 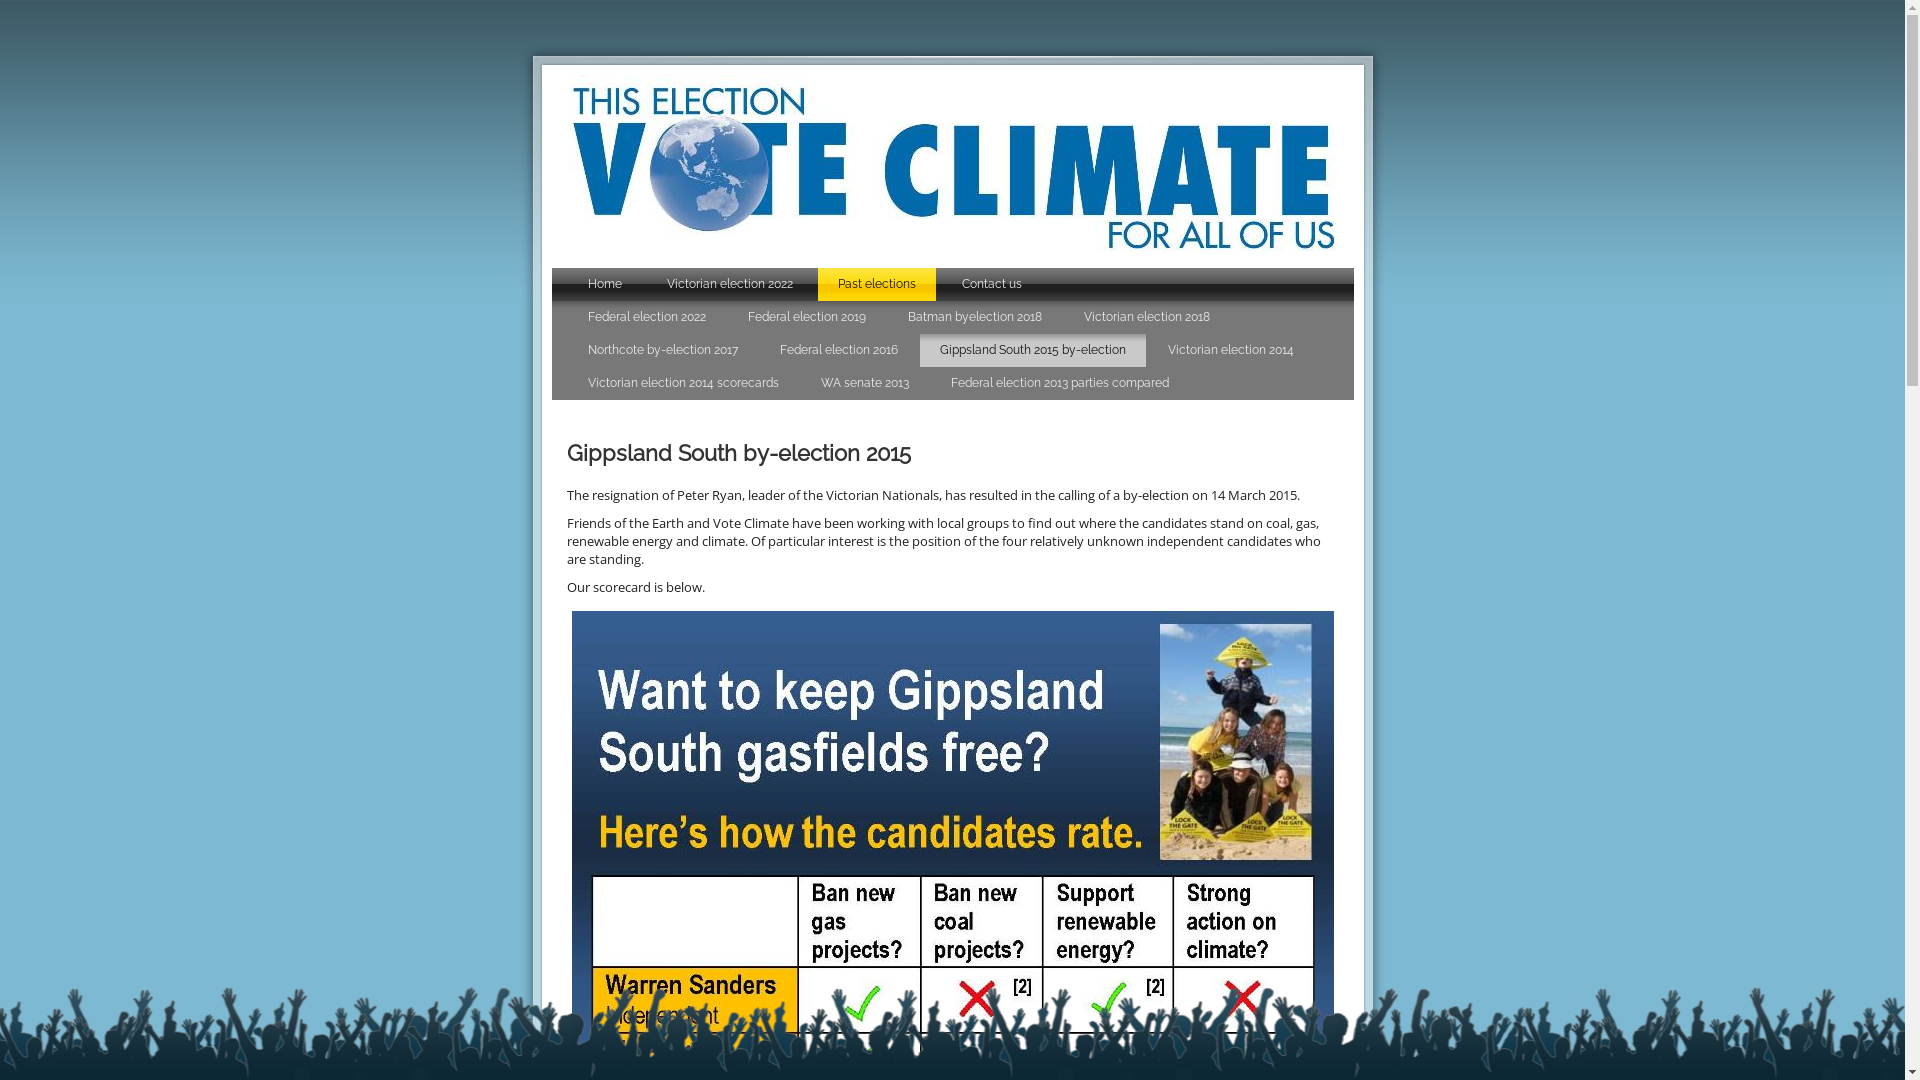 I want to click on 'Federal election 2013 parties compared', so click(x=1058, y=383).